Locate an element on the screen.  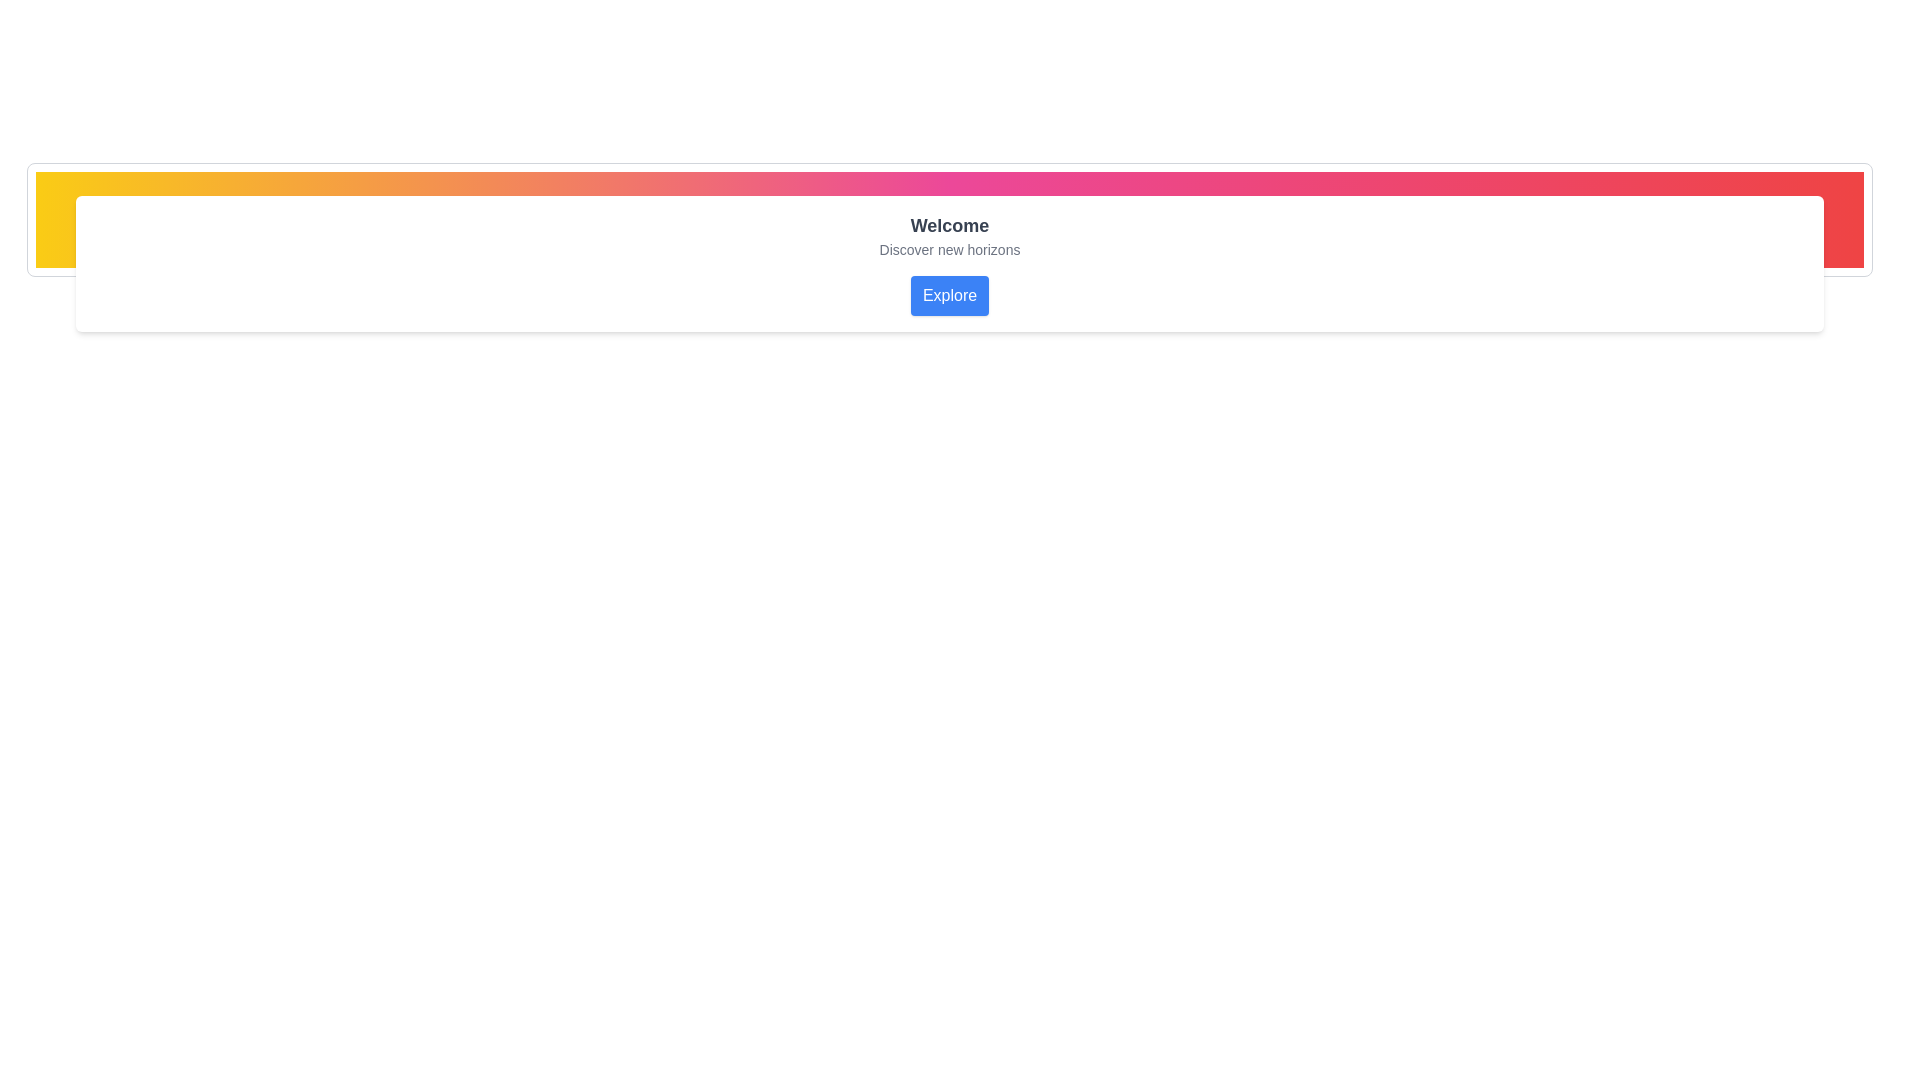
the static text component displaying the phrase 'Discover new horizons', which is styled in a smaller grayish font and positioned centrally beneath the 'Welcome' text and above the 'Explore' button is located at coordinates (949, 249).